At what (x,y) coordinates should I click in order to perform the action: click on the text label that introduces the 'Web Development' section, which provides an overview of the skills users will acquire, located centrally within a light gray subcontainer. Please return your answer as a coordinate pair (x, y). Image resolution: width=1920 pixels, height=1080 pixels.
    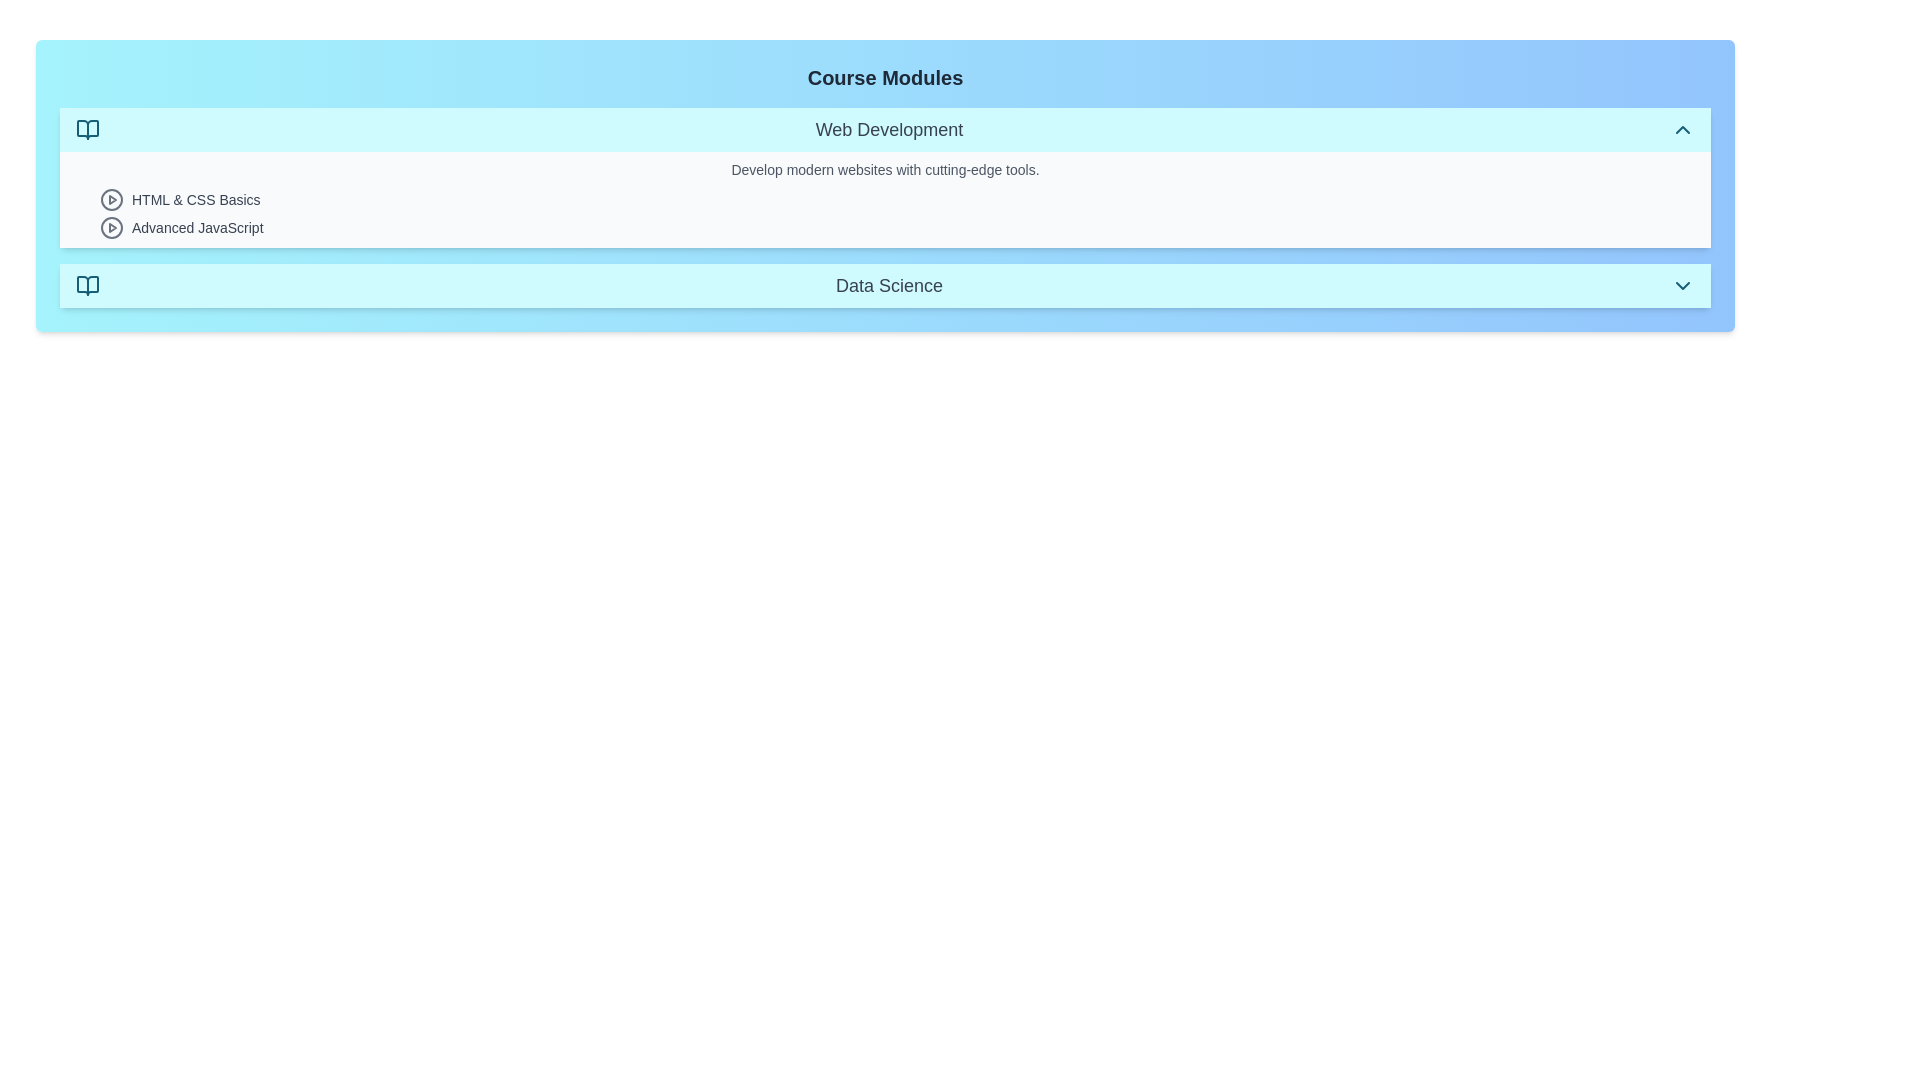
    Looking at the image, I should click on (884, 168).